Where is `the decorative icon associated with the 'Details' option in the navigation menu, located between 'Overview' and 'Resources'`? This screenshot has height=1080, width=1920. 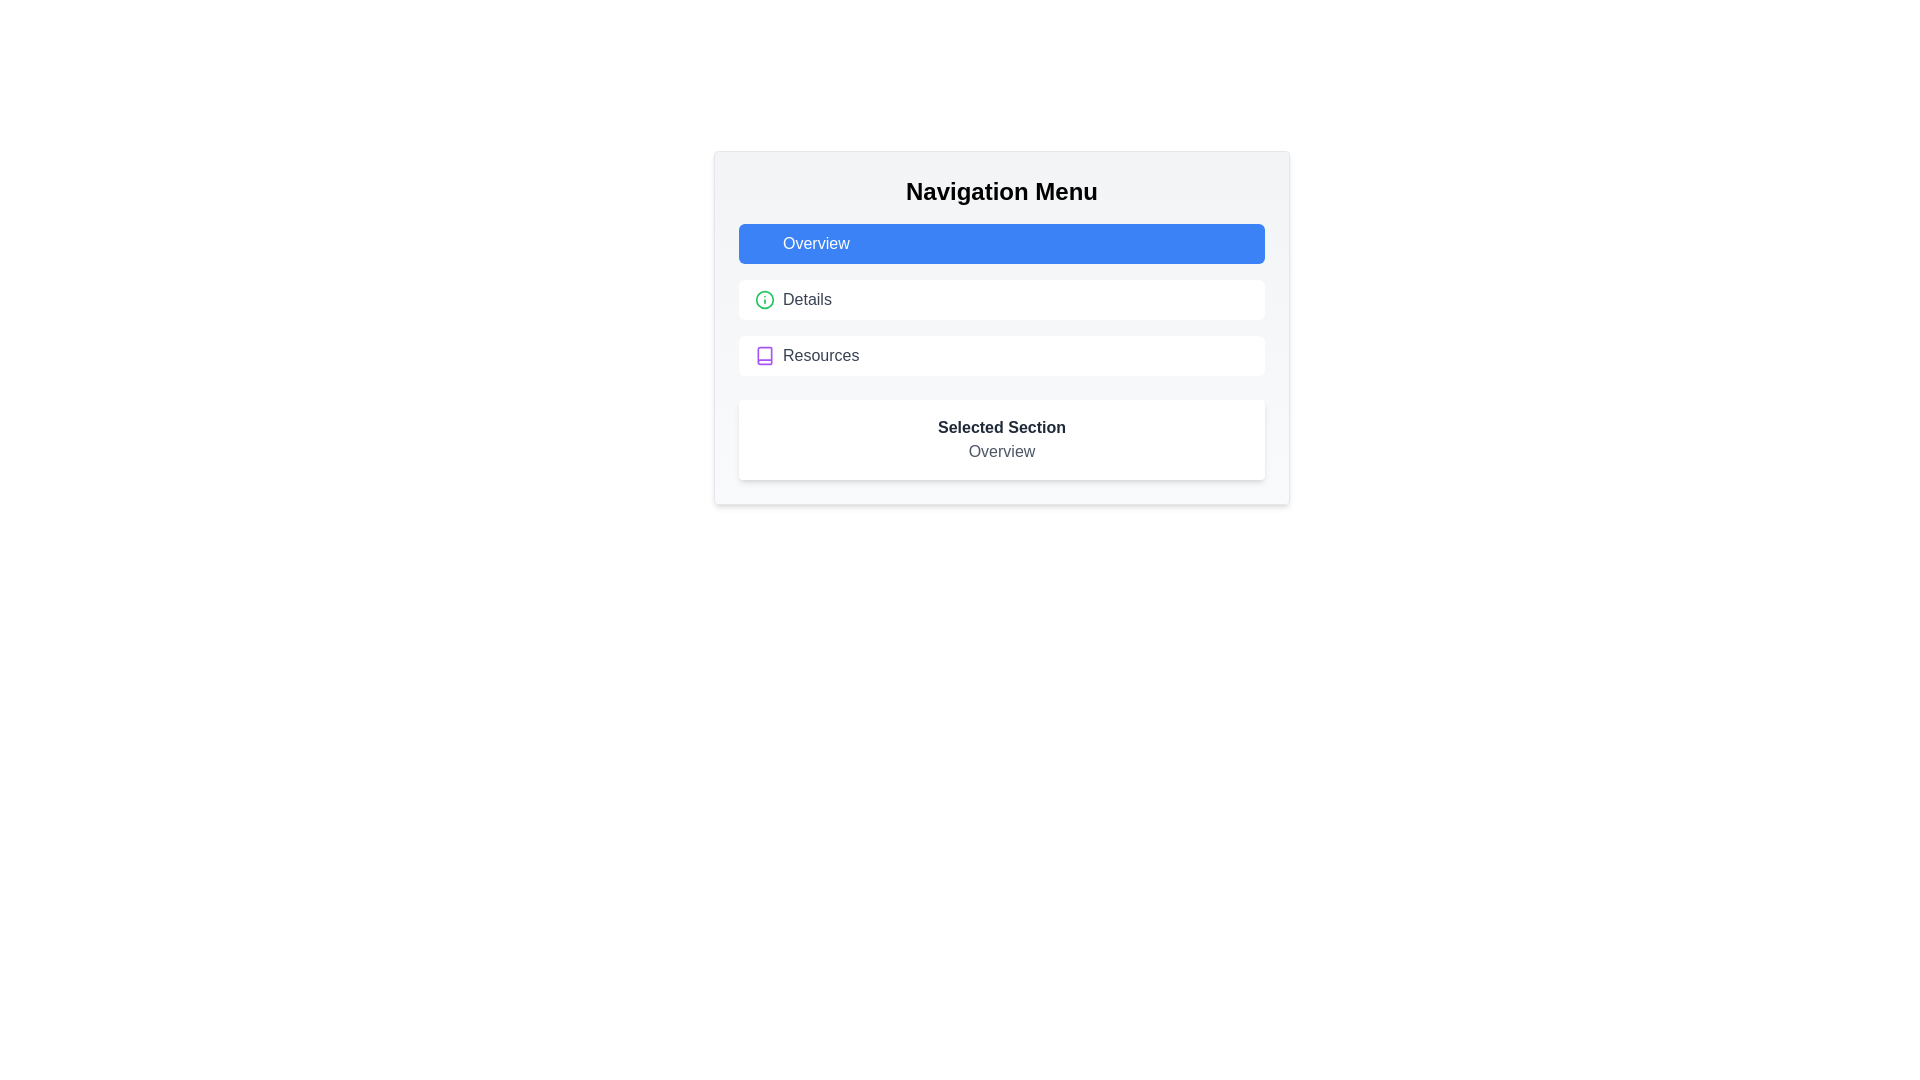 the decorative icon associated with the 'Details' option in the navigation menu, located between 'Overview' and 'Resources' is located at coordinates (763, 300).